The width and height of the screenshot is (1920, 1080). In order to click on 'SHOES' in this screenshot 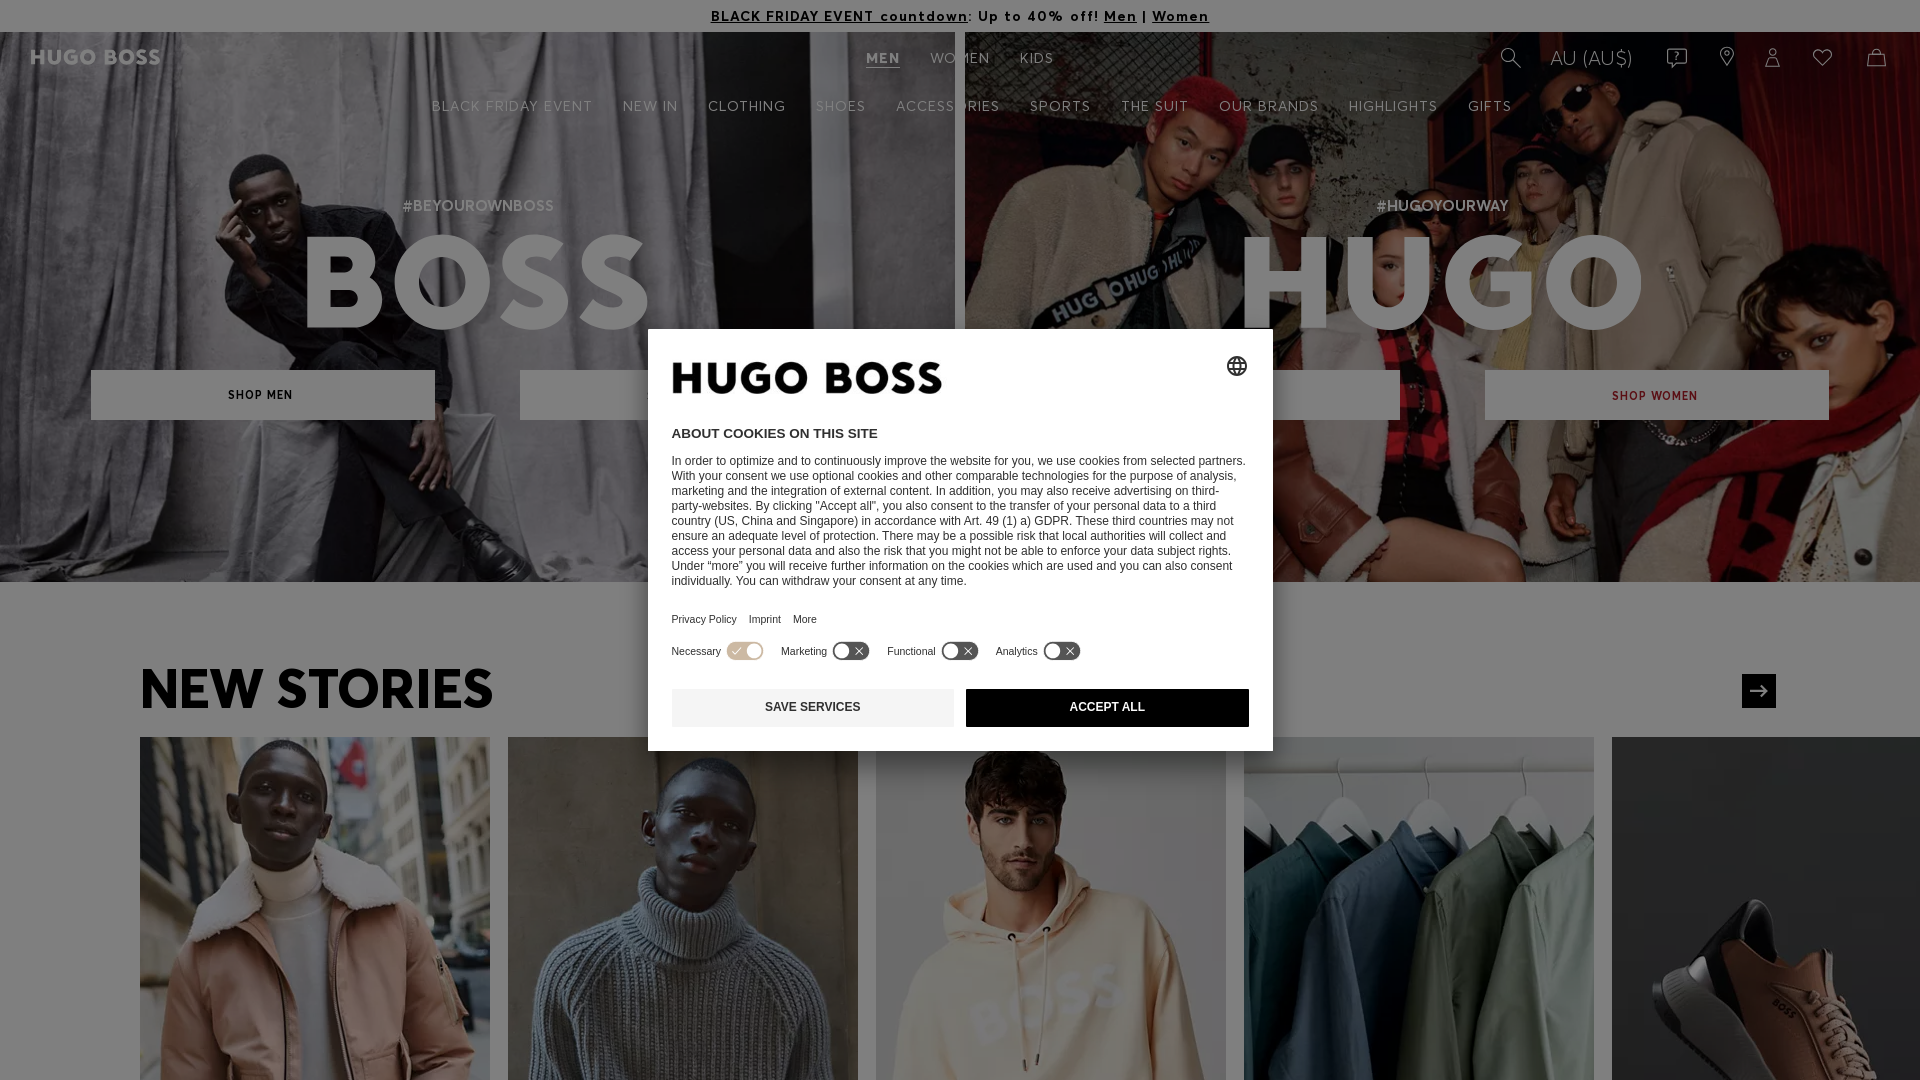, I will do `click(840, 106)`.